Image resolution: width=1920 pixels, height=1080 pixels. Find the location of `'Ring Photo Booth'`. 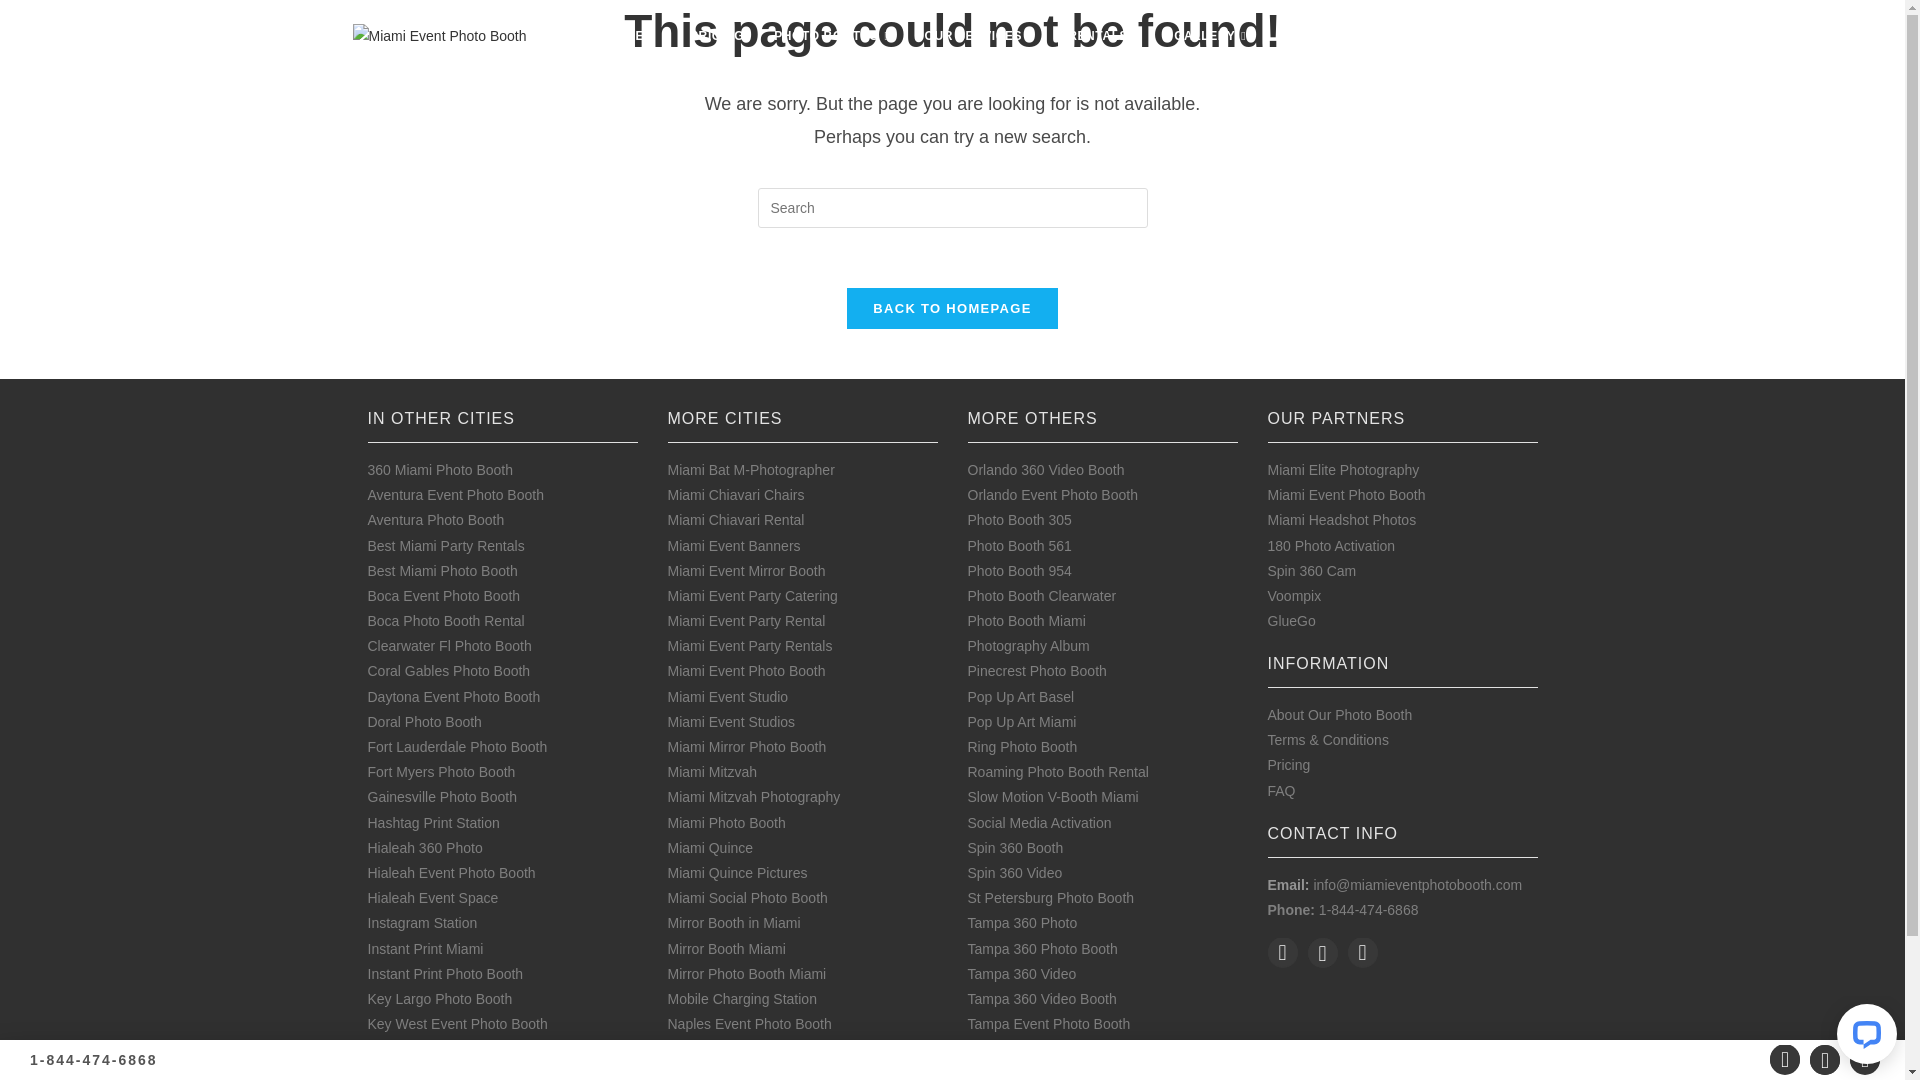

'Ring Photo Booth' is located at coordinates (1022, 747).